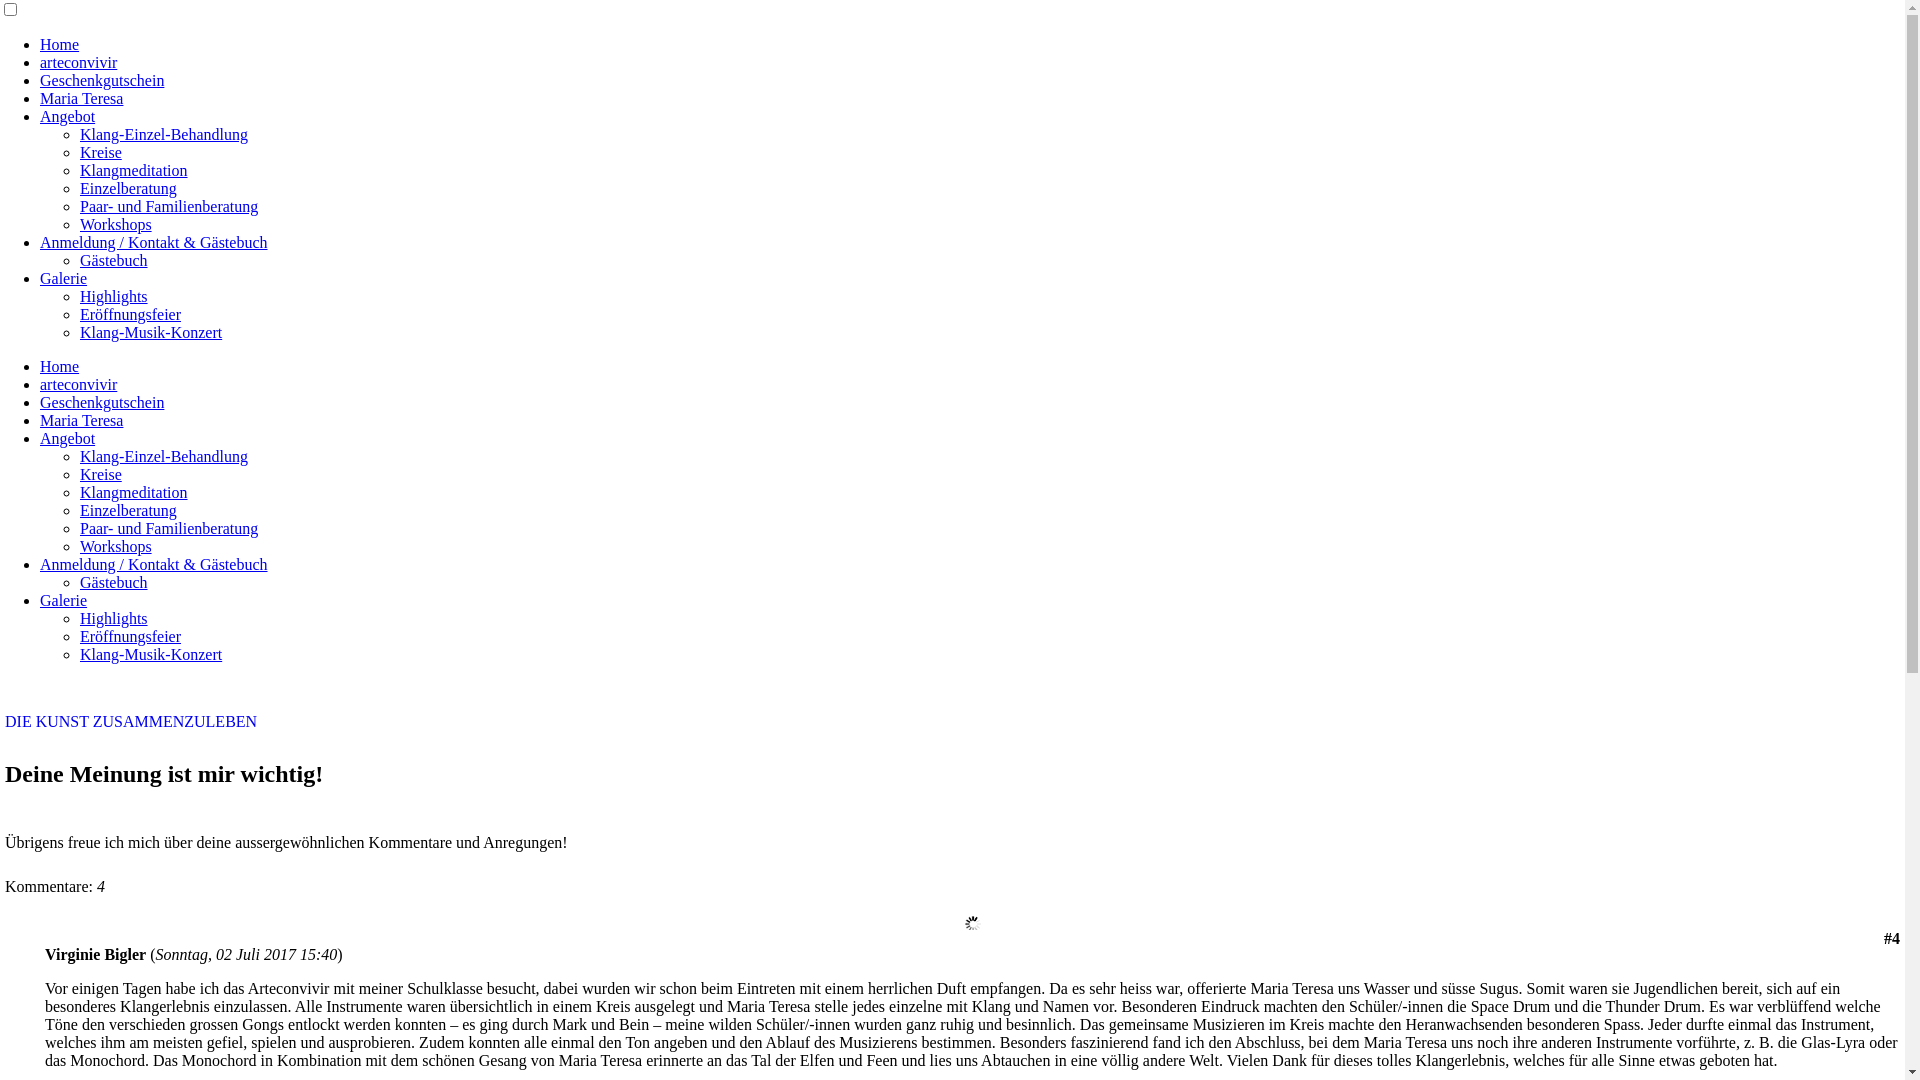 This screenshot has width=1920, height=1080. Describe the element at coordinates (127, 509) in the screenshot. I see `'Einzelberatung'` at that location.